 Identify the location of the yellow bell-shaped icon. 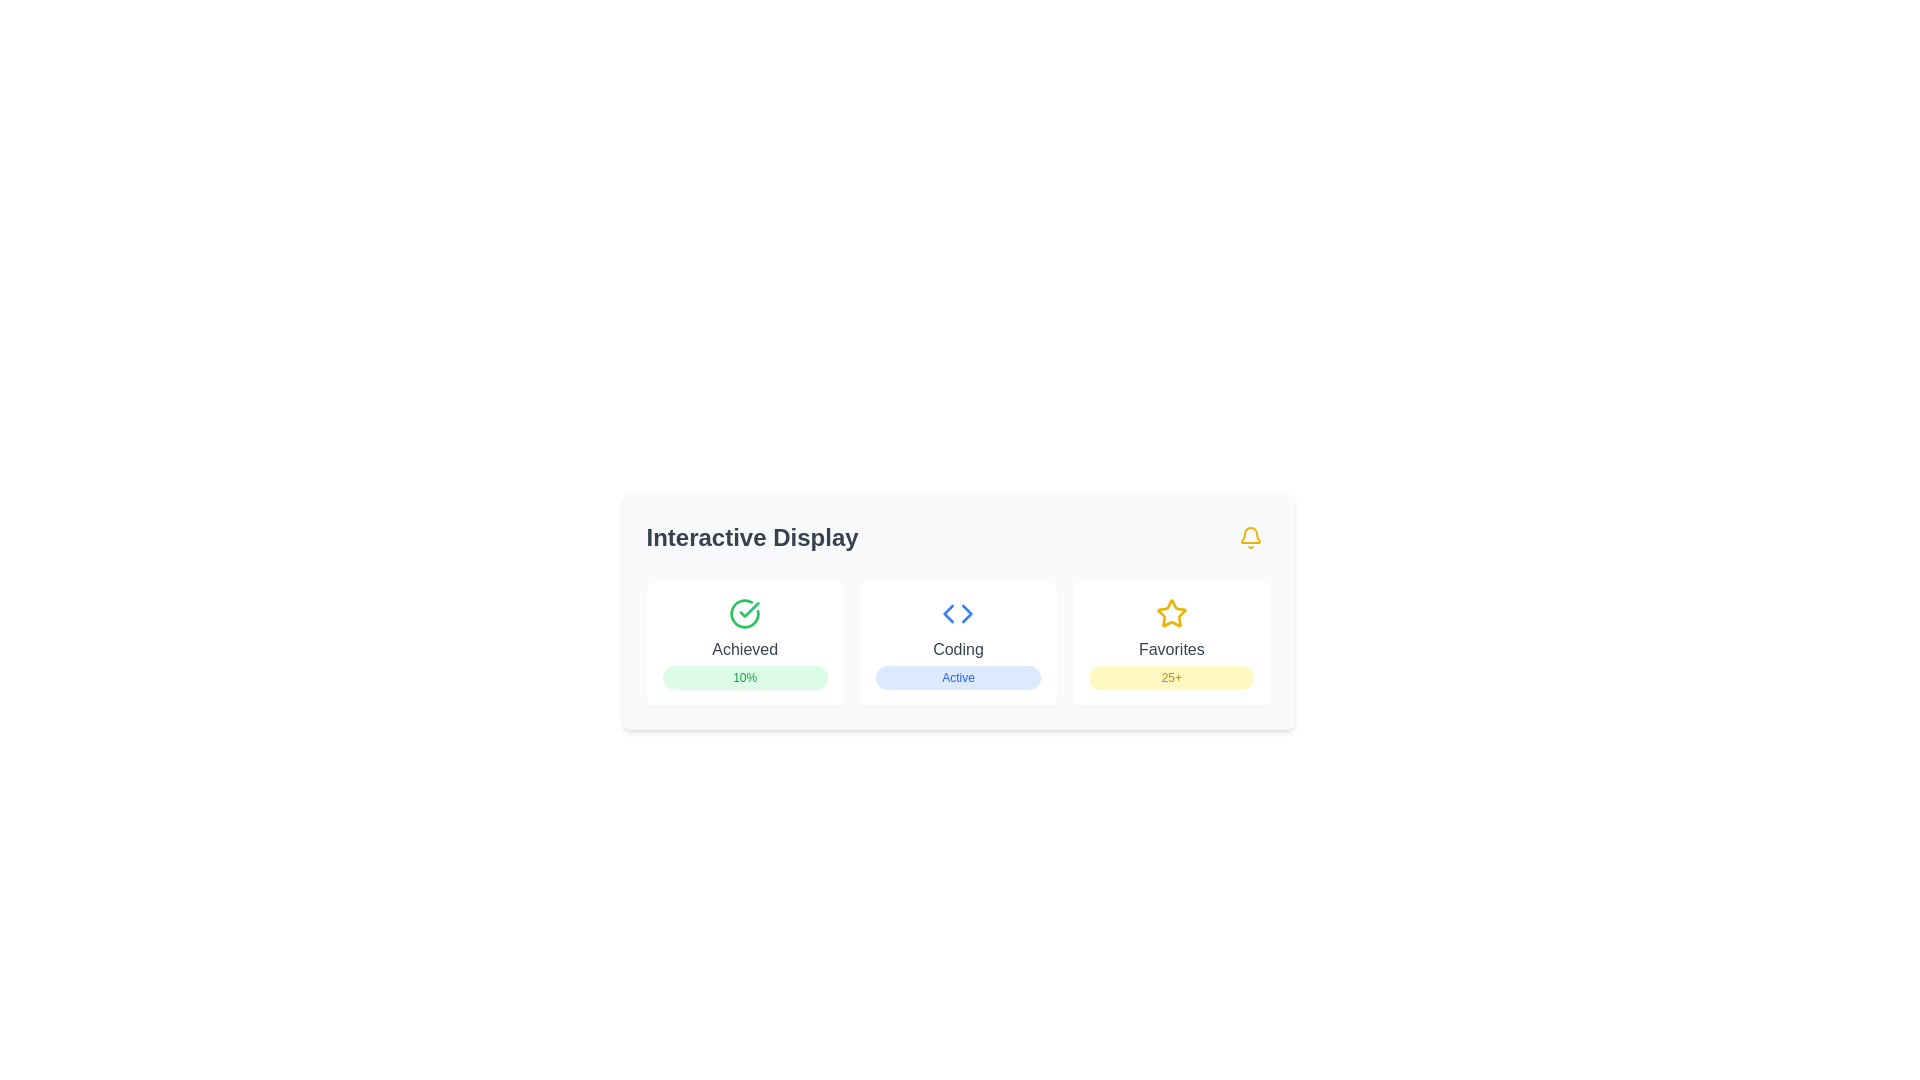
(1249, 536).